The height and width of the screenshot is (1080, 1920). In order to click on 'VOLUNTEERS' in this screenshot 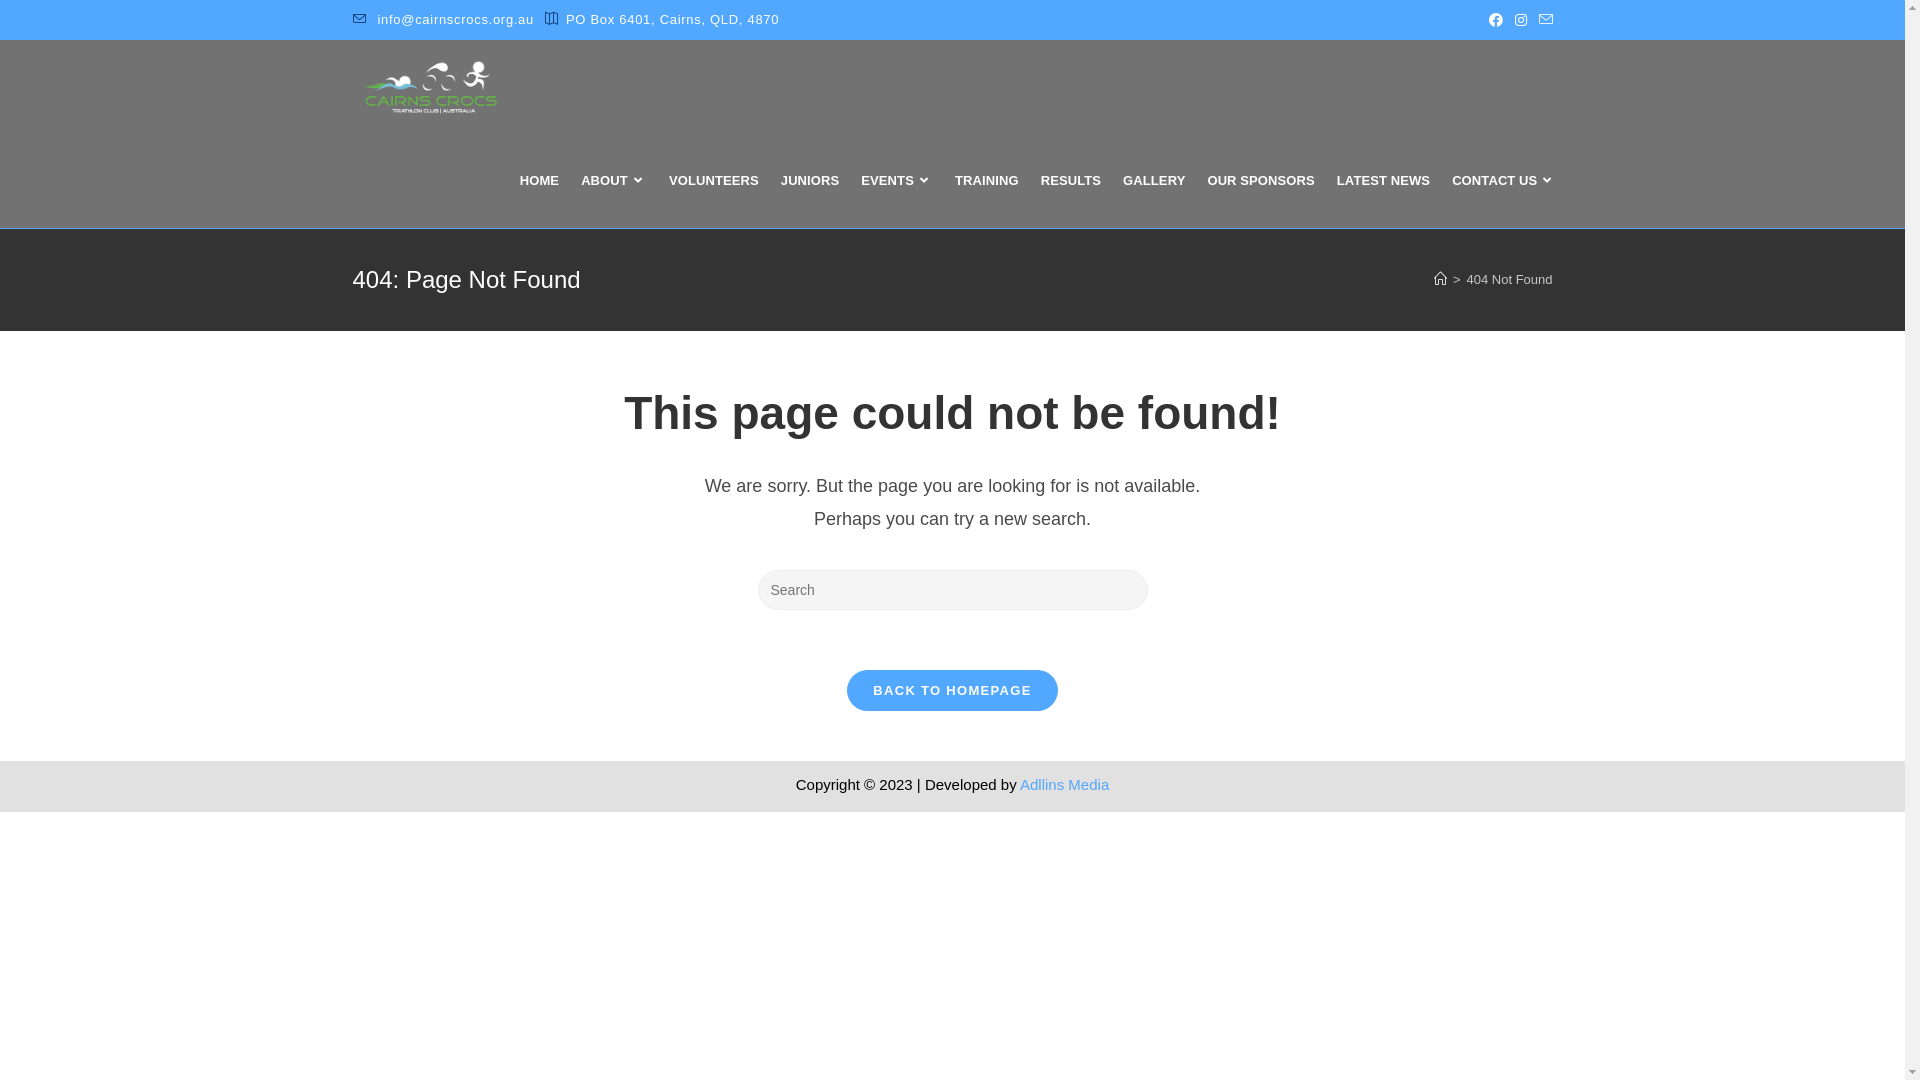, I will do `click(714, 181)`.